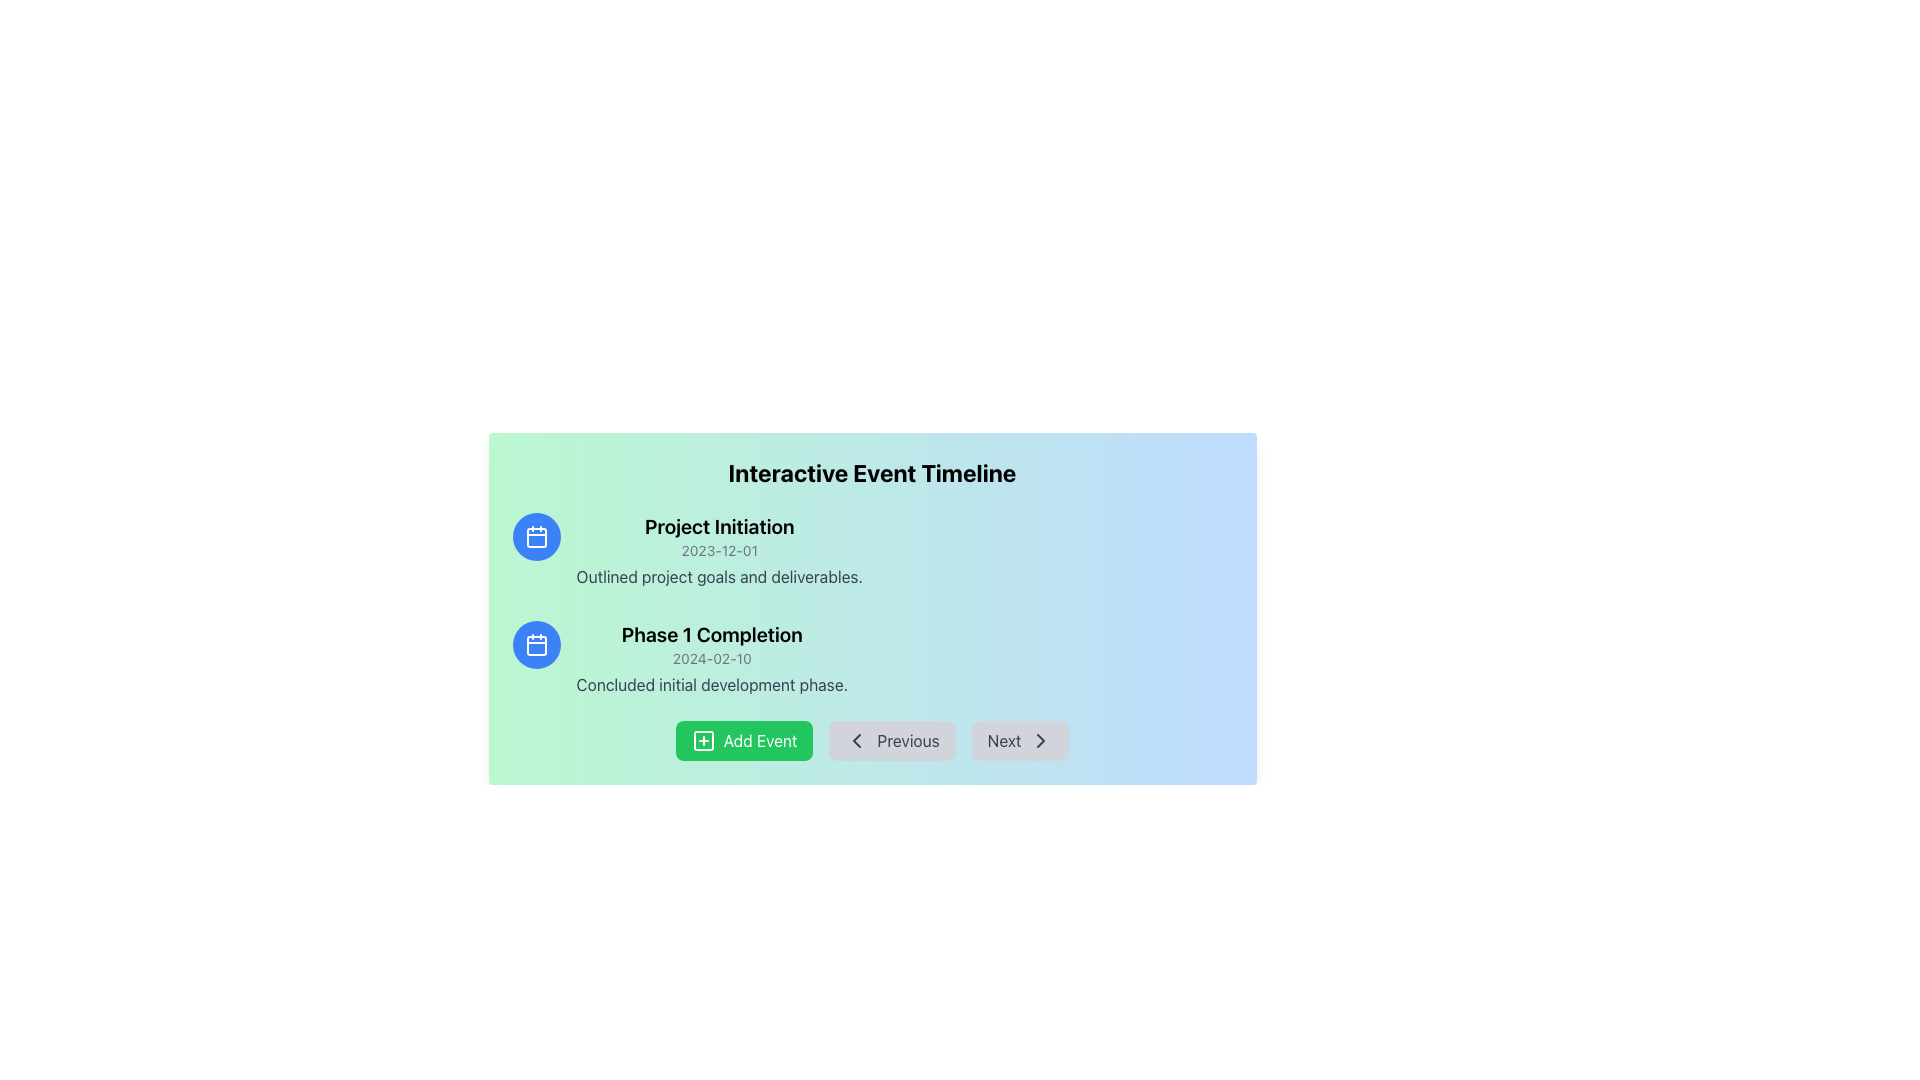 The height and width of the screenshot is (1080, 1920). What do you see at coordinates (703, 740) in the screenshot?
I see `the icon within the 'Add Event' button located at the bottom left of the main content area to indicate the action to add a new event to the timeline` at bounding box center [703, 740].